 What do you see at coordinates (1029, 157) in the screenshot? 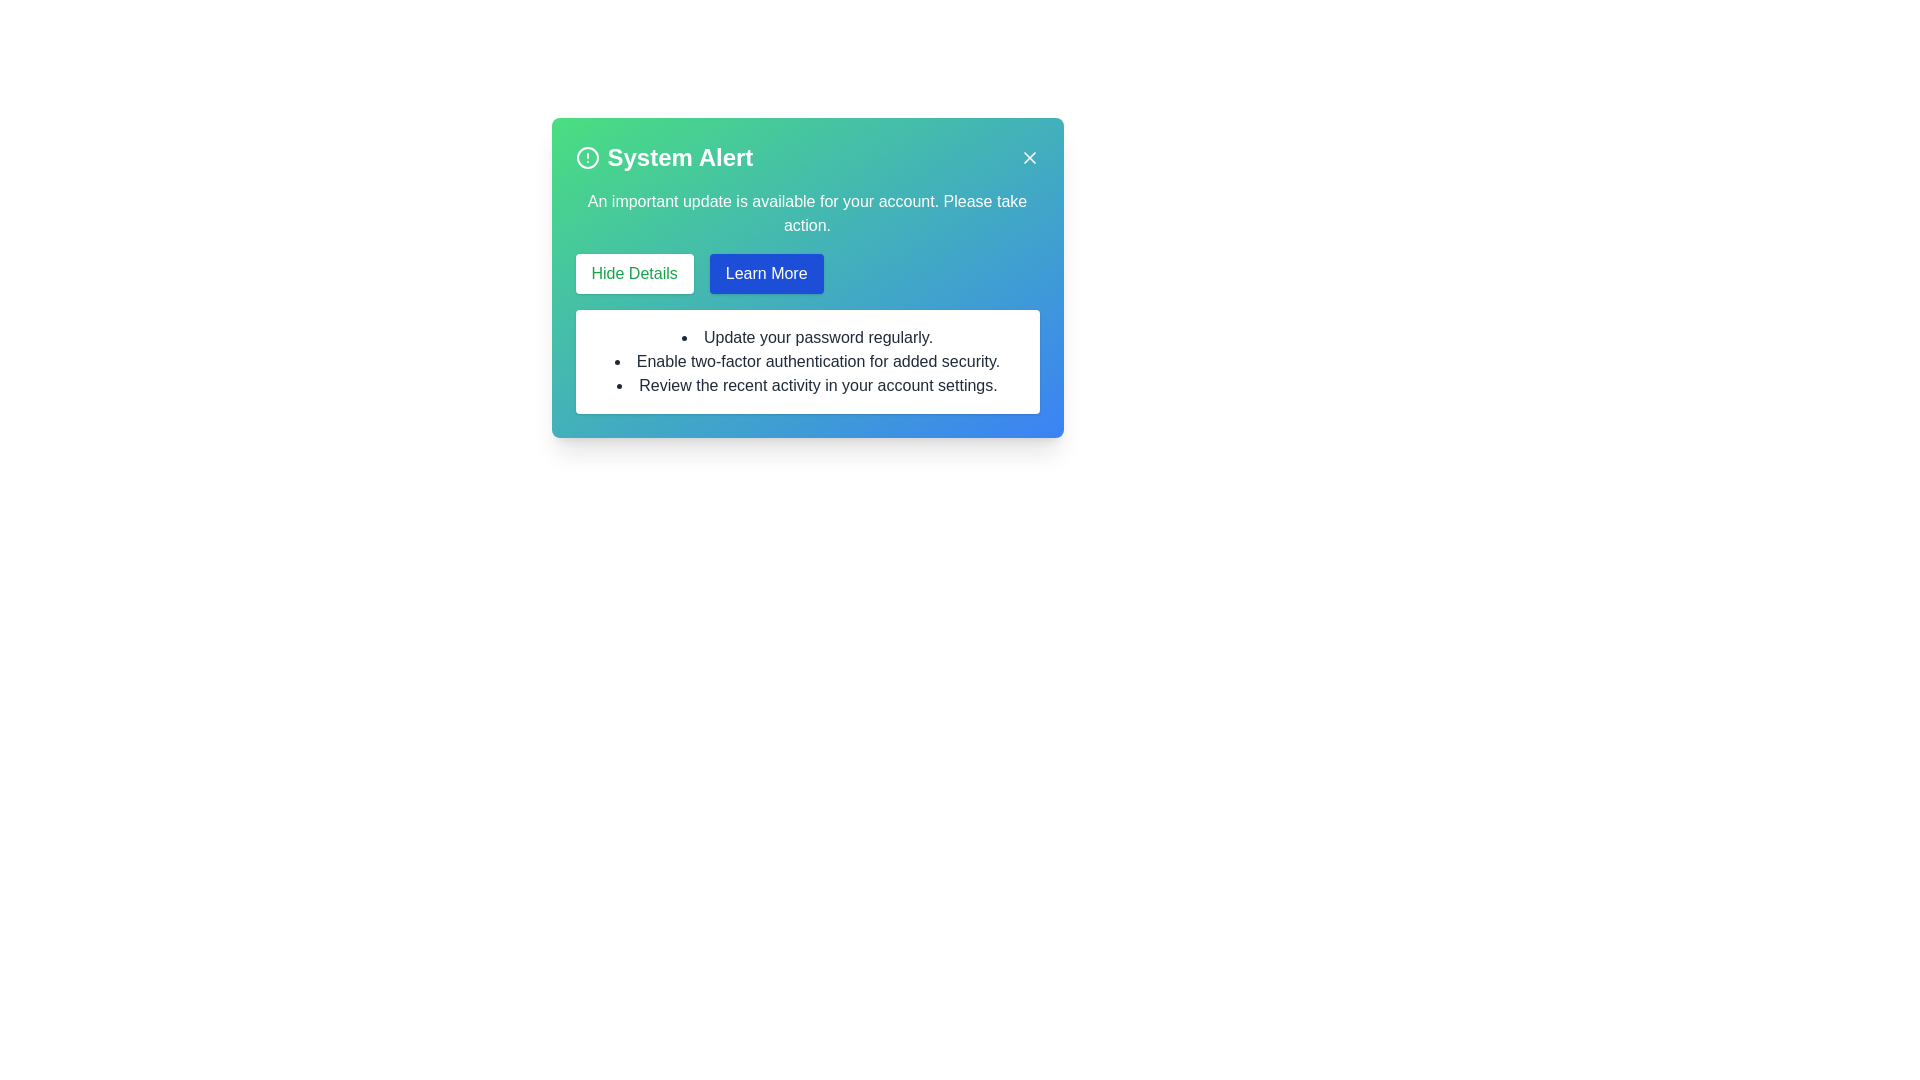
I see `the close icon button represented by a circular 'X' symbol located at the top-right corner of the 'System Alert' dialog` at bounding box center [1029, 157].